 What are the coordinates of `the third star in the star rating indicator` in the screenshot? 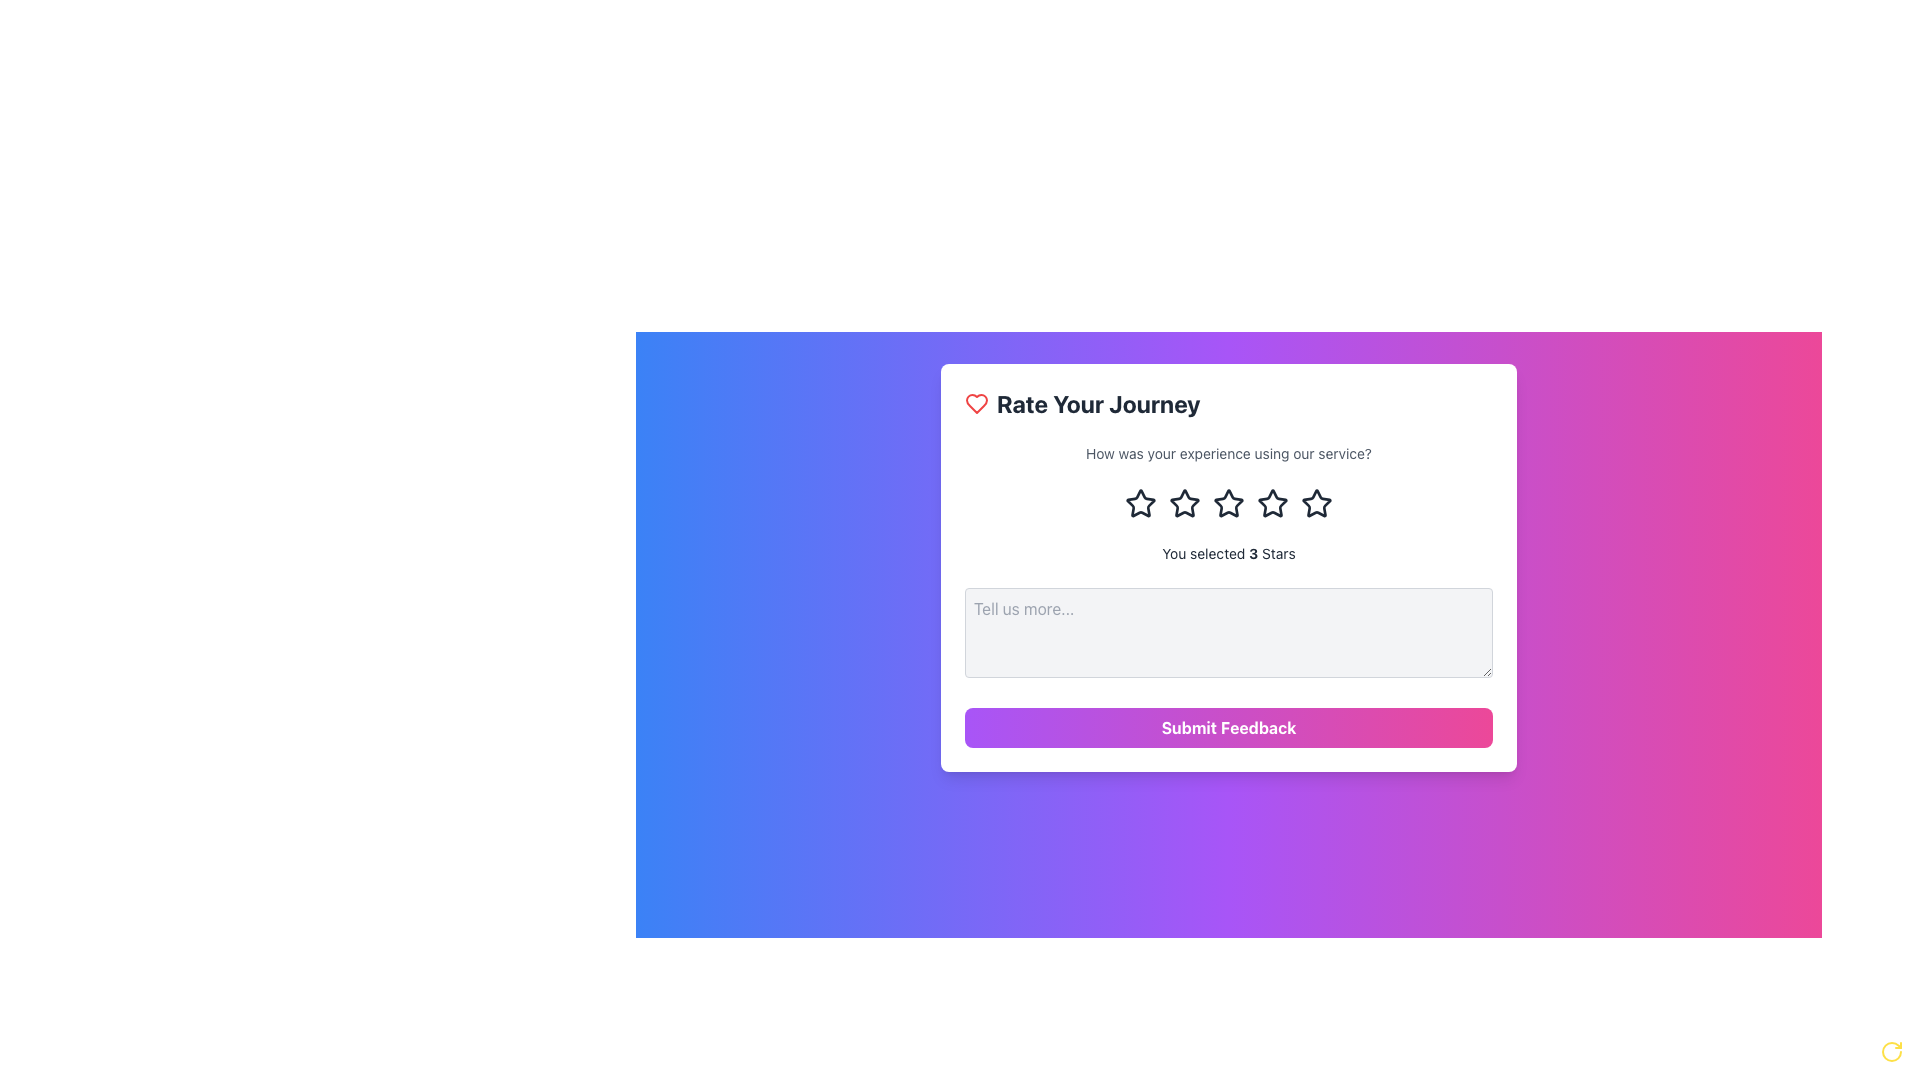 It's located at (1227, 503).